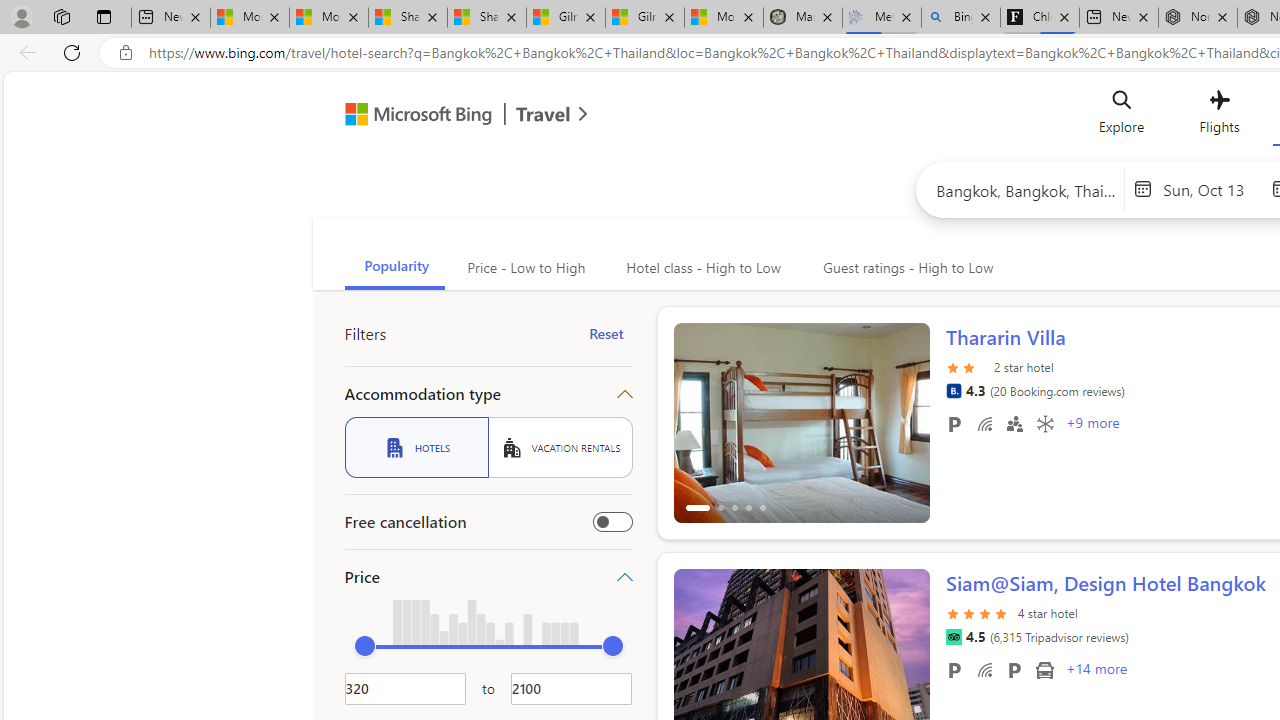 The image size is (1280, 720). I want to click on 'Booking.com', so click(952, 390).